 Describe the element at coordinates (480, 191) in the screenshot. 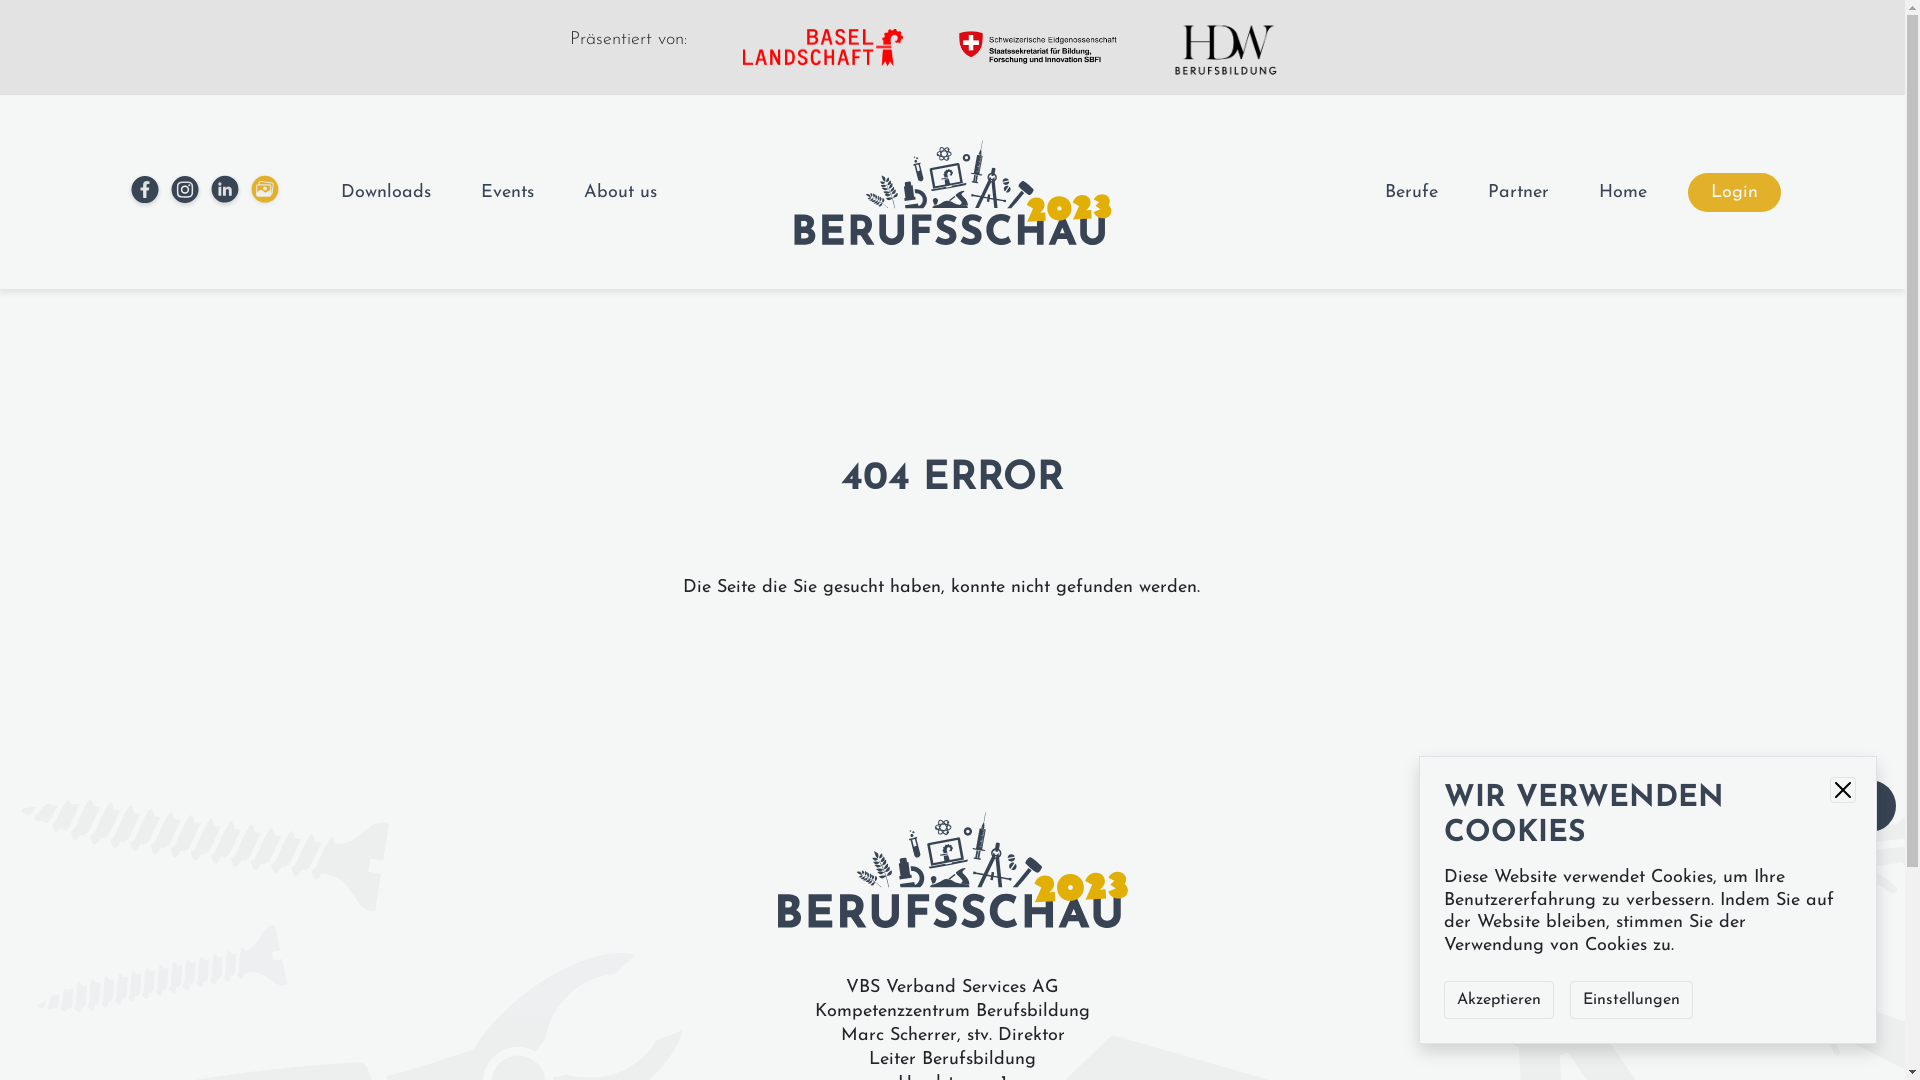

I see `'Events'` at that location.